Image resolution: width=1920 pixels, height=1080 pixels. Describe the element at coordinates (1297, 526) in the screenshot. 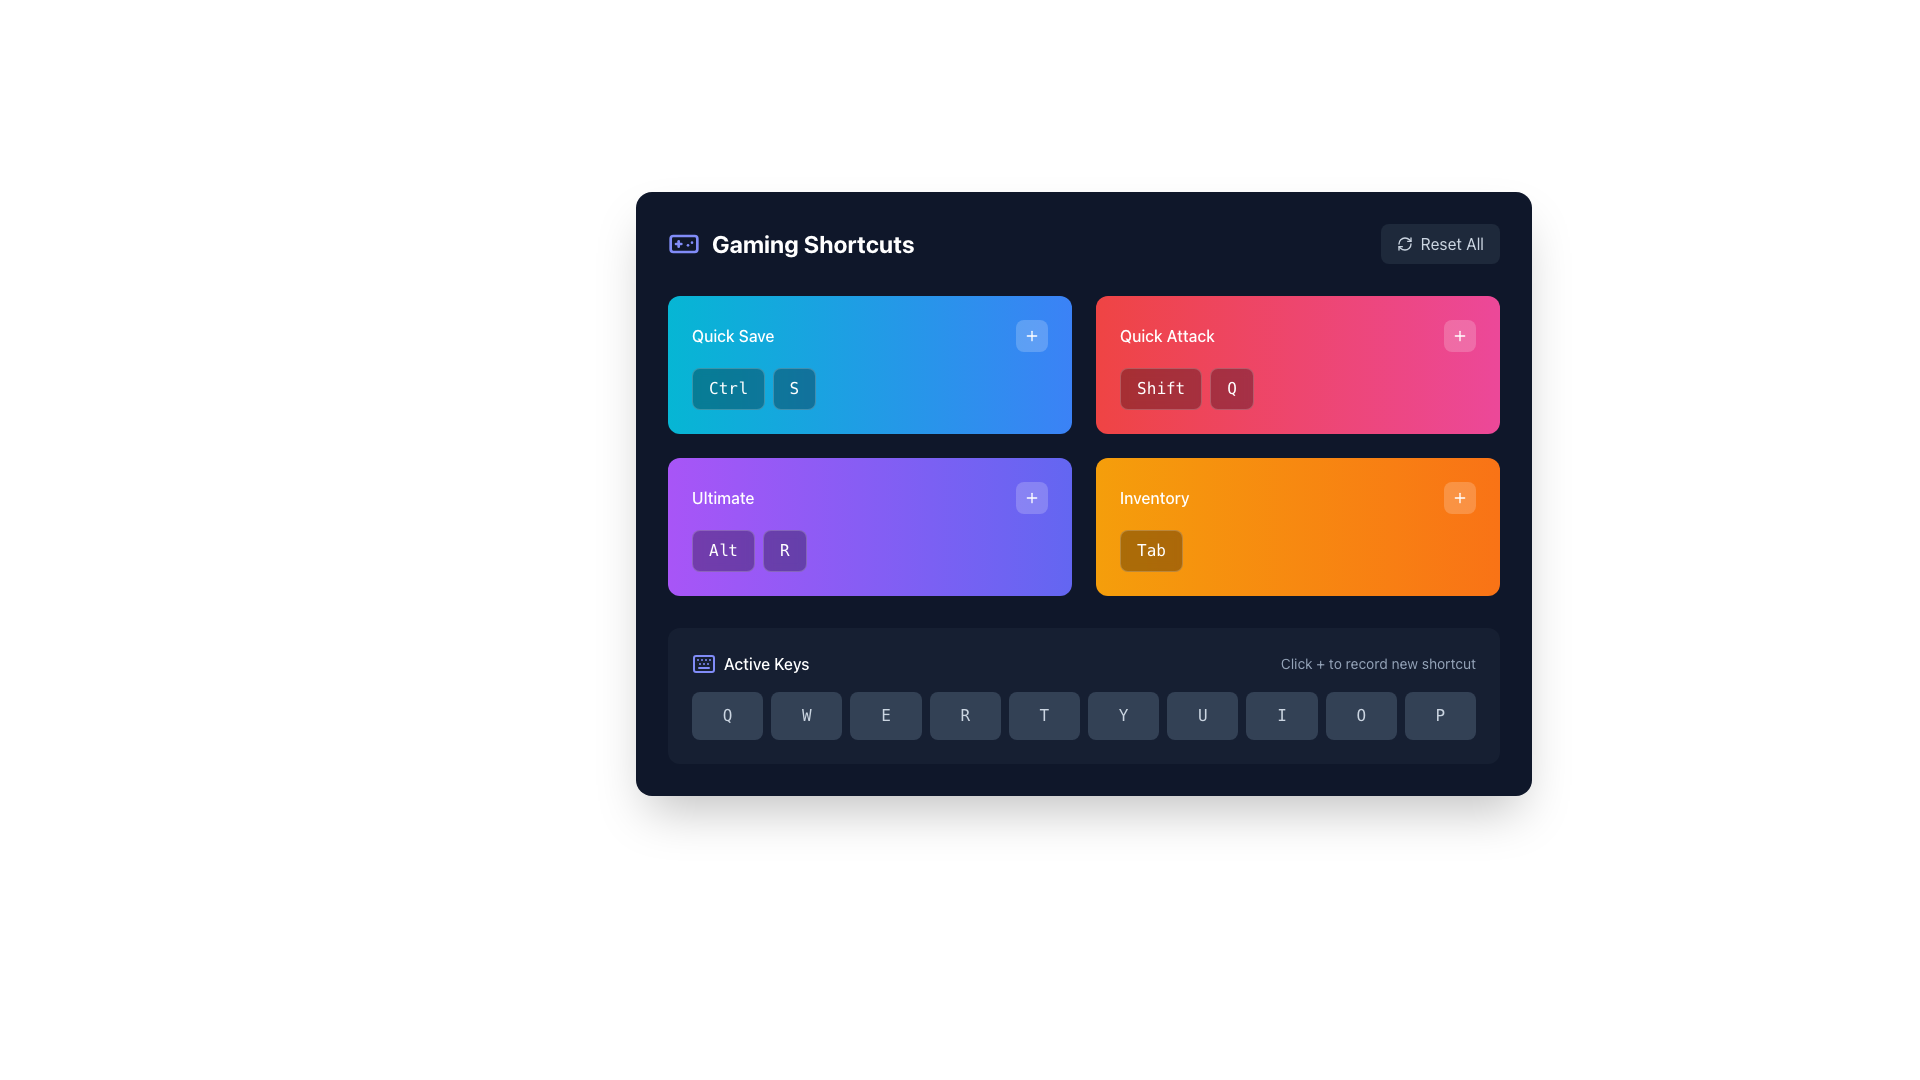

I see `the 'Inventory' action shortcut card located in the bottom-right corner of the grid layout, which is the fourth card below 'Quick Attack' and to the right of 'Ultimate'` at that location.